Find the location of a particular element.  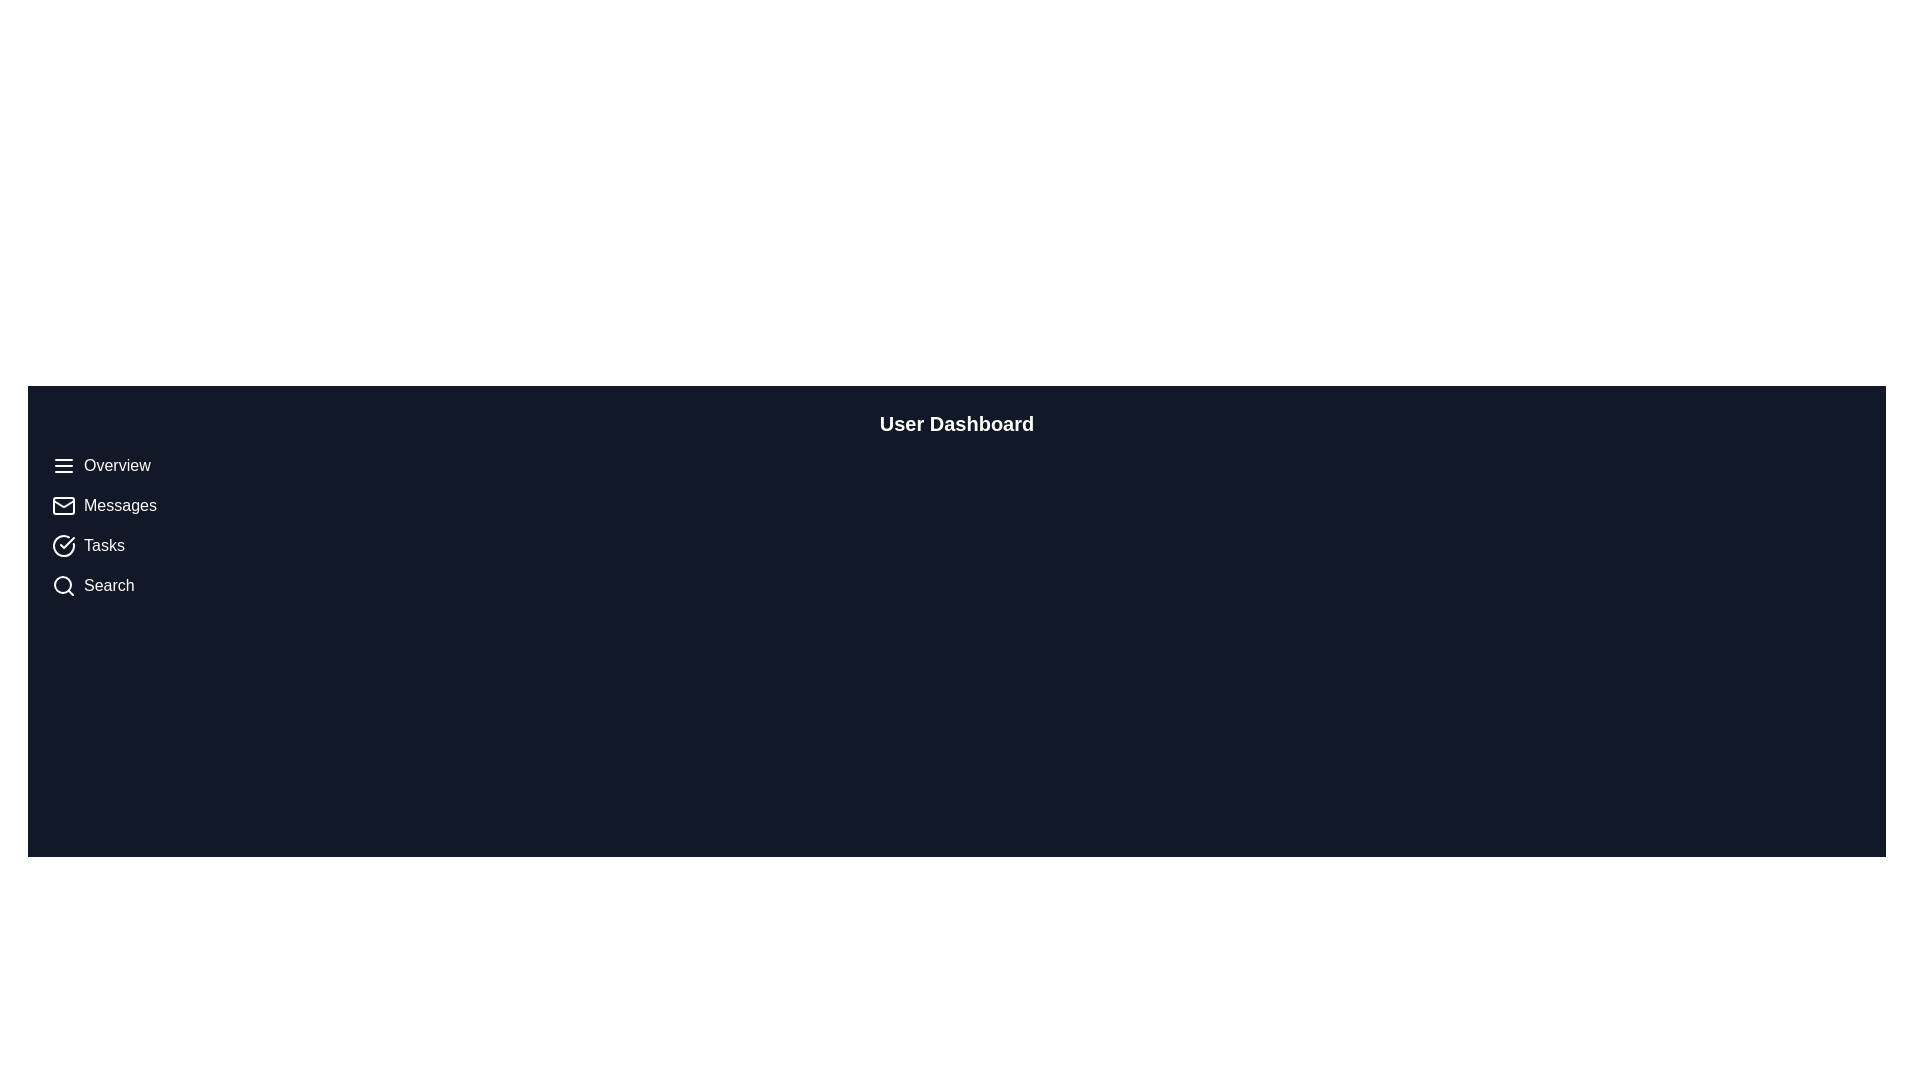

the magnifying glass icon, which is the first element in the sidebar menu located to the left of the 'Search' label is located at coordinates (63, 585).